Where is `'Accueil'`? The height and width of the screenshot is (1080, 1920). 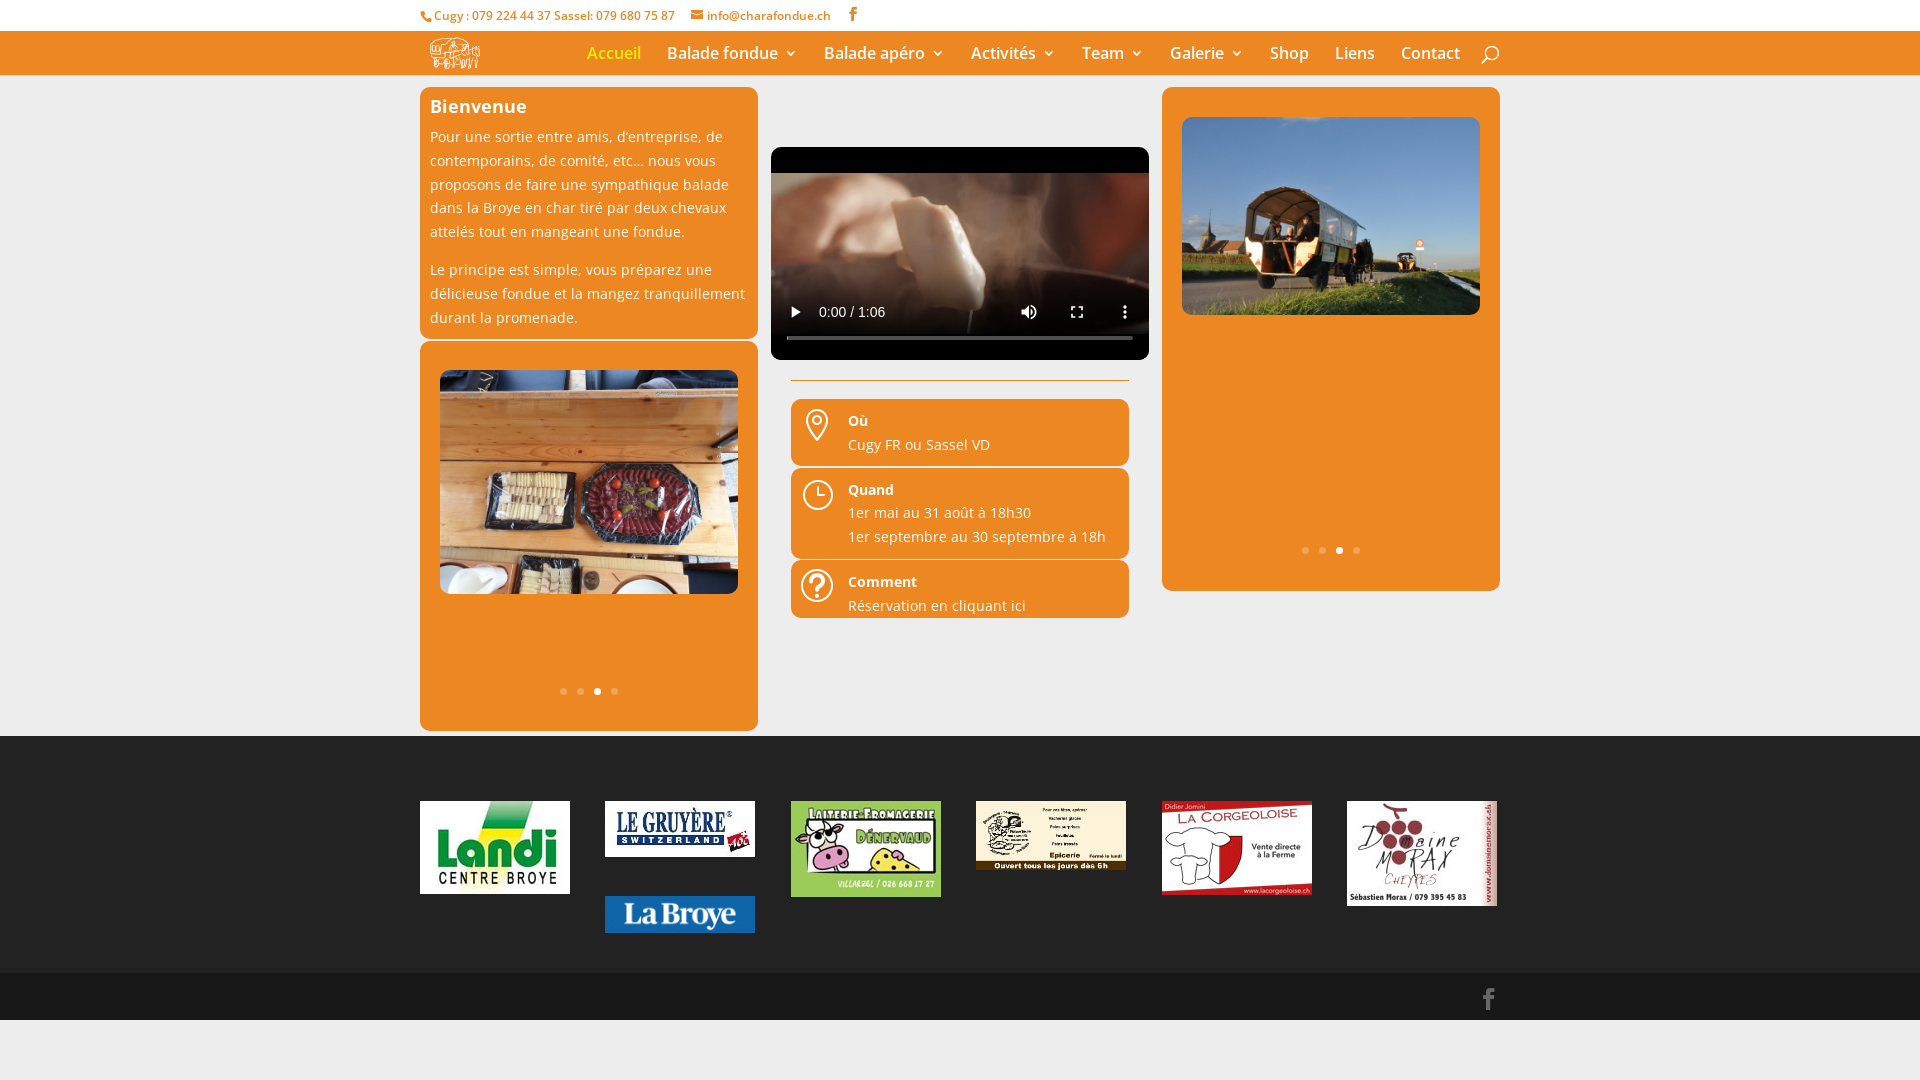 'Accueil' is located at coordinates (613, 59).